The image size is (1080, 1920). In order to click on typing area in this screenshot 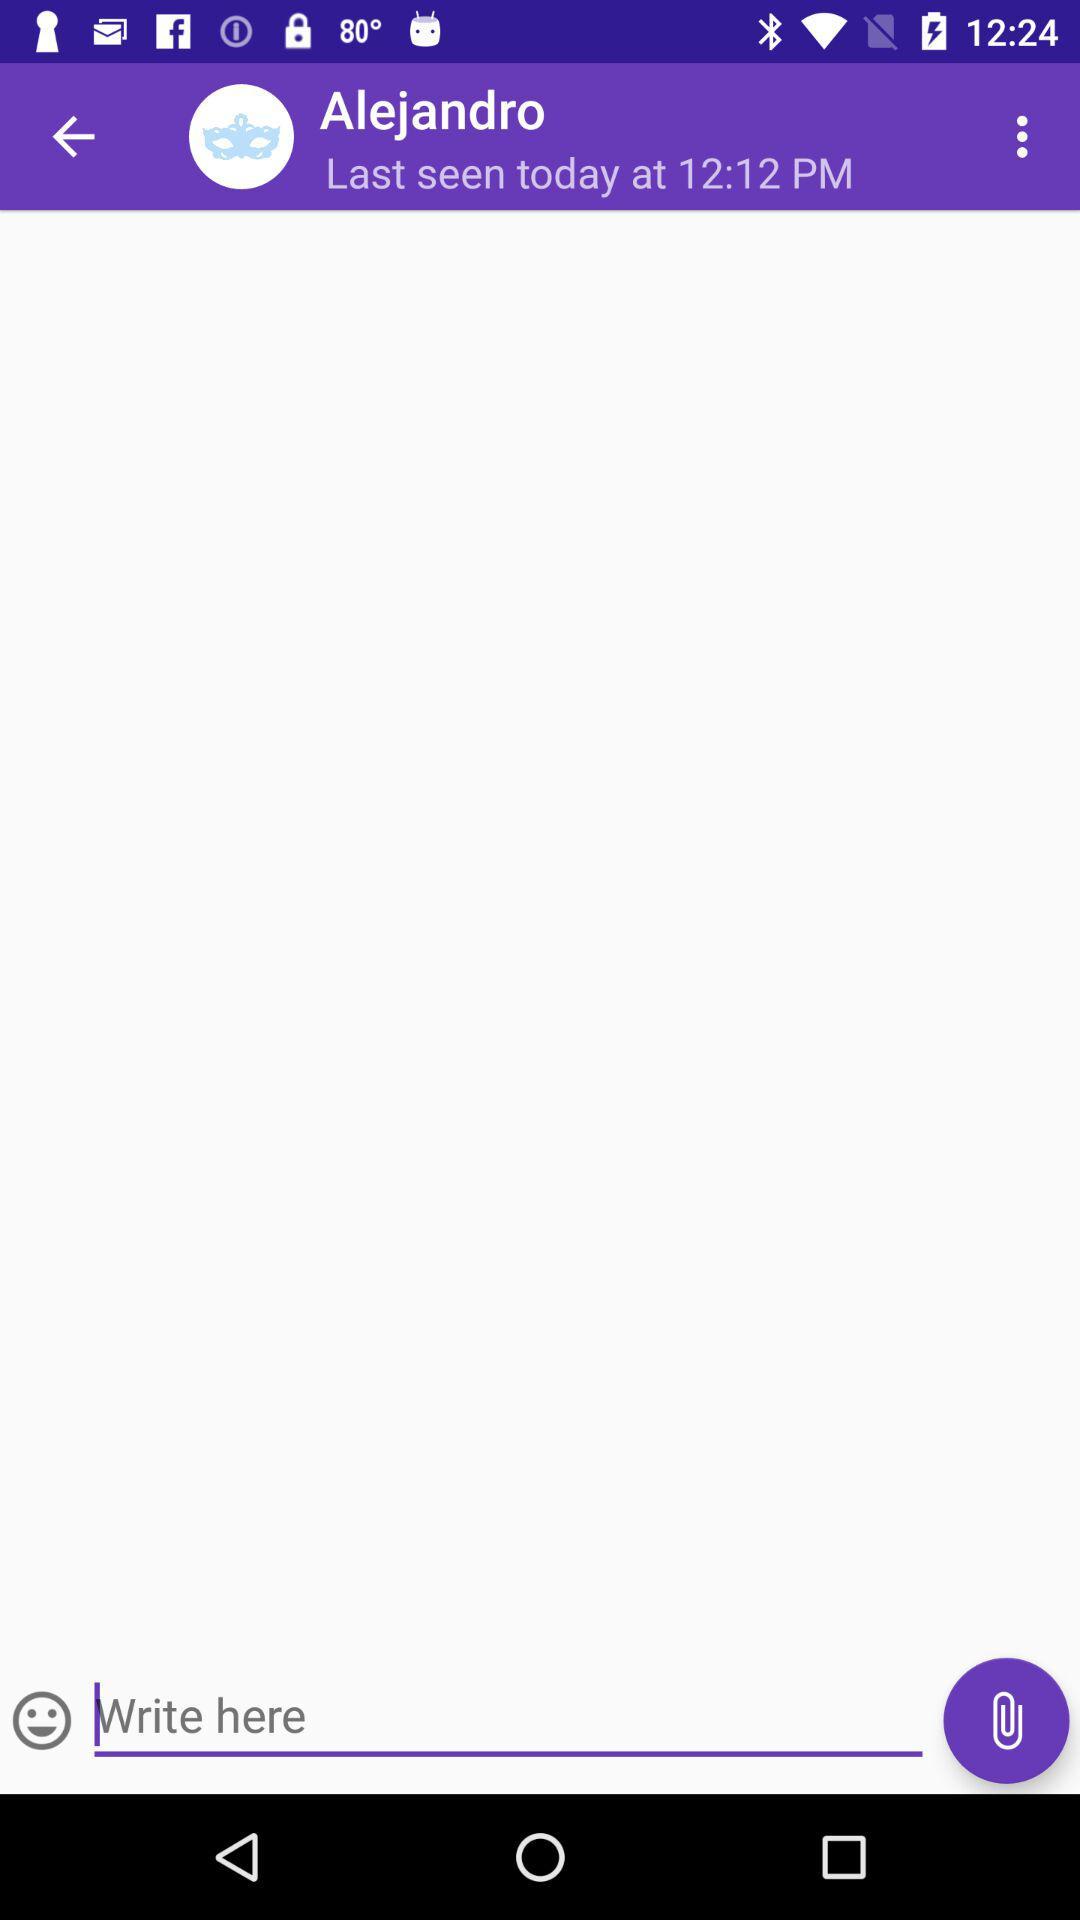, I will do `click(507, 1714)`.